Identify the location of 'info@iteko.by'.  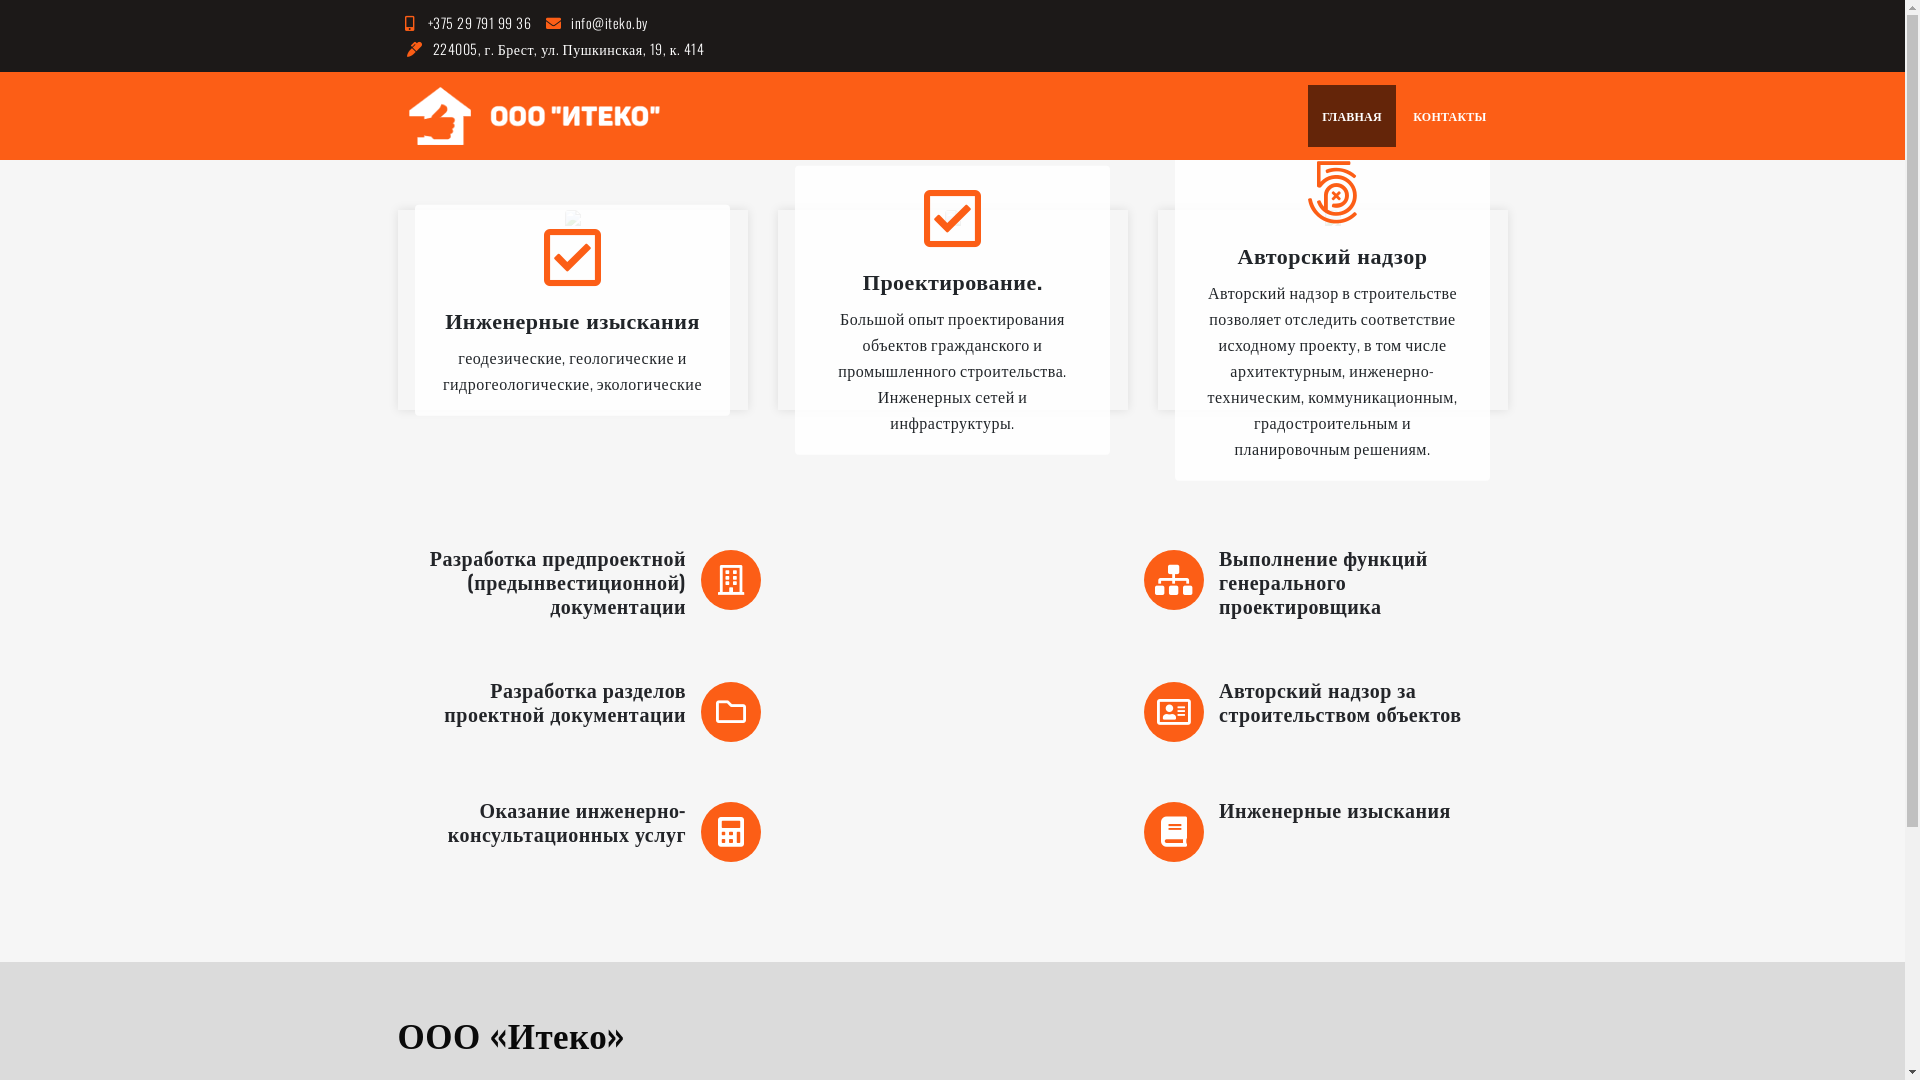
(593, 22).